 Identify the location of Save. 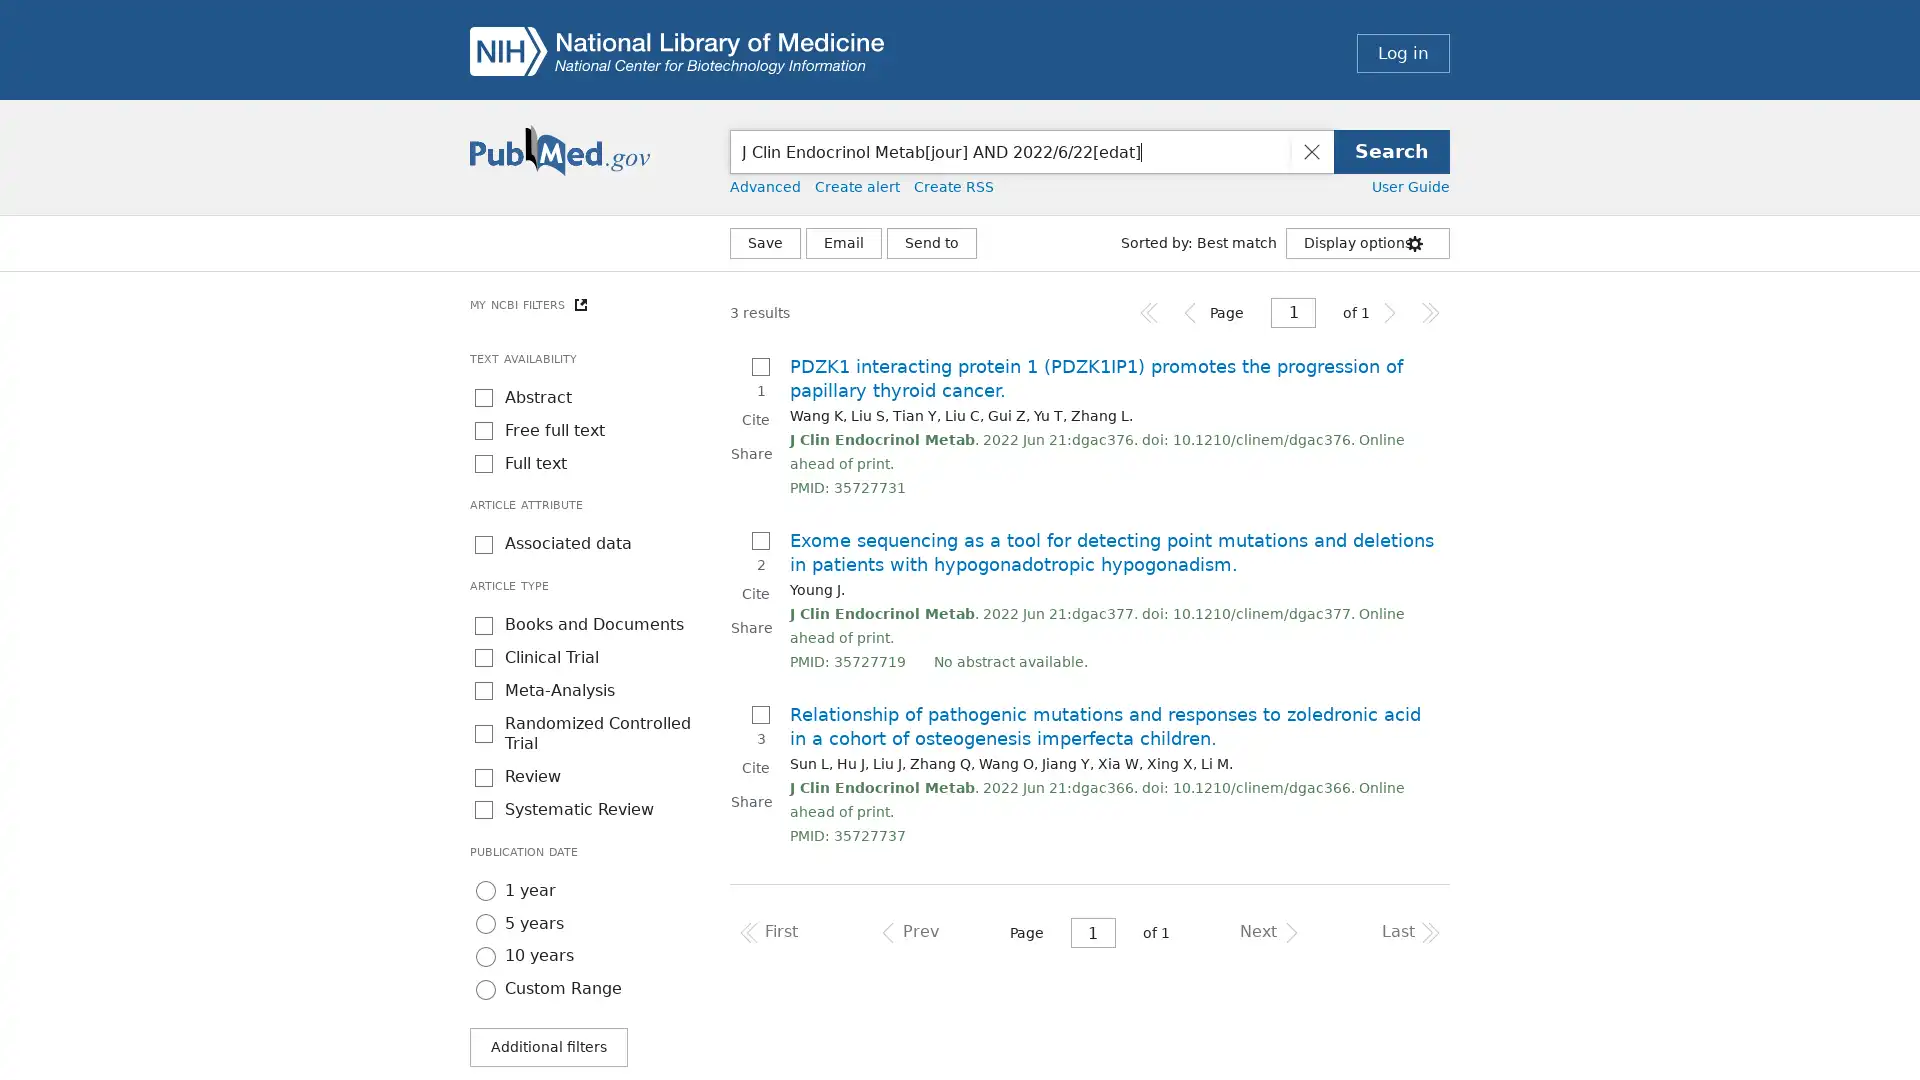
(764, 242).